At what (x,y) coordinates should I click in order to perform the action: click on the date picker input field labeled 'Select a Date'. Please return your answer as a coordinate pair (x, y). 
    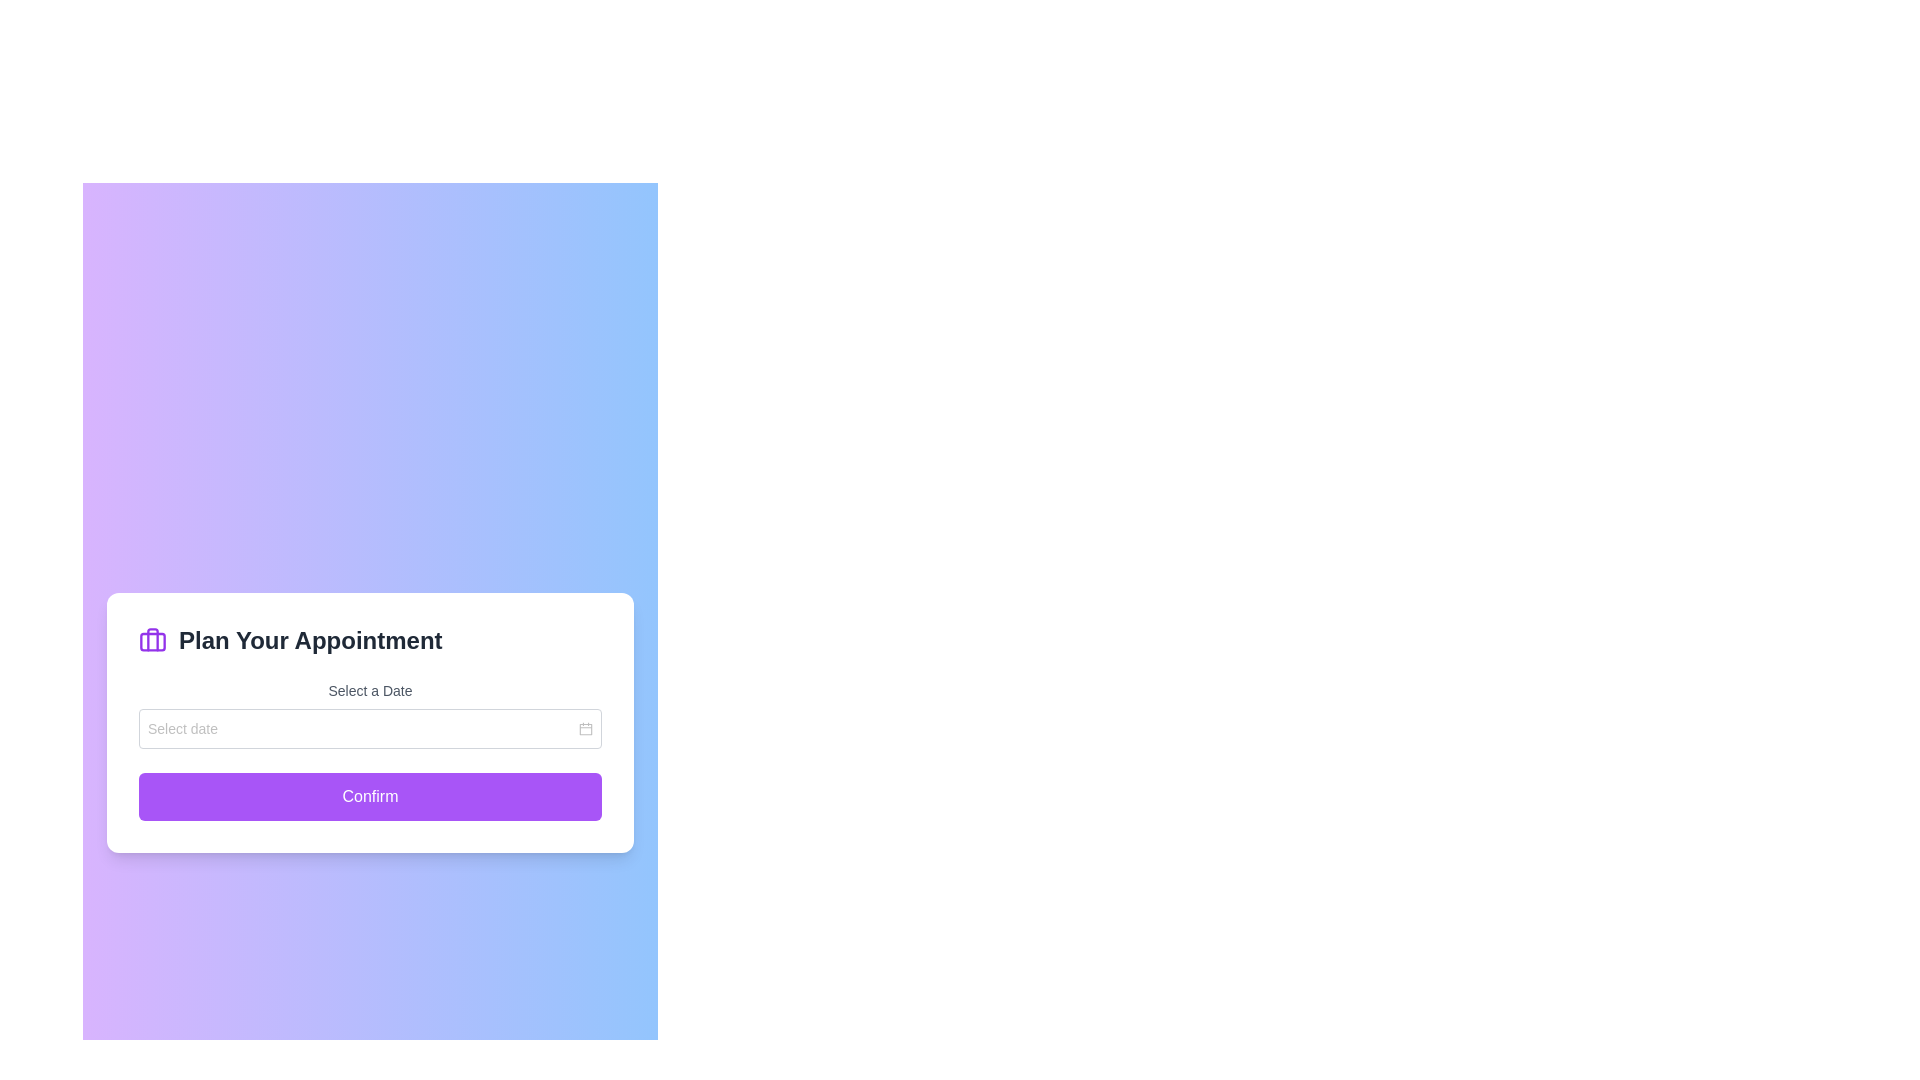
    Looking at the image, I should click on (370, 713).